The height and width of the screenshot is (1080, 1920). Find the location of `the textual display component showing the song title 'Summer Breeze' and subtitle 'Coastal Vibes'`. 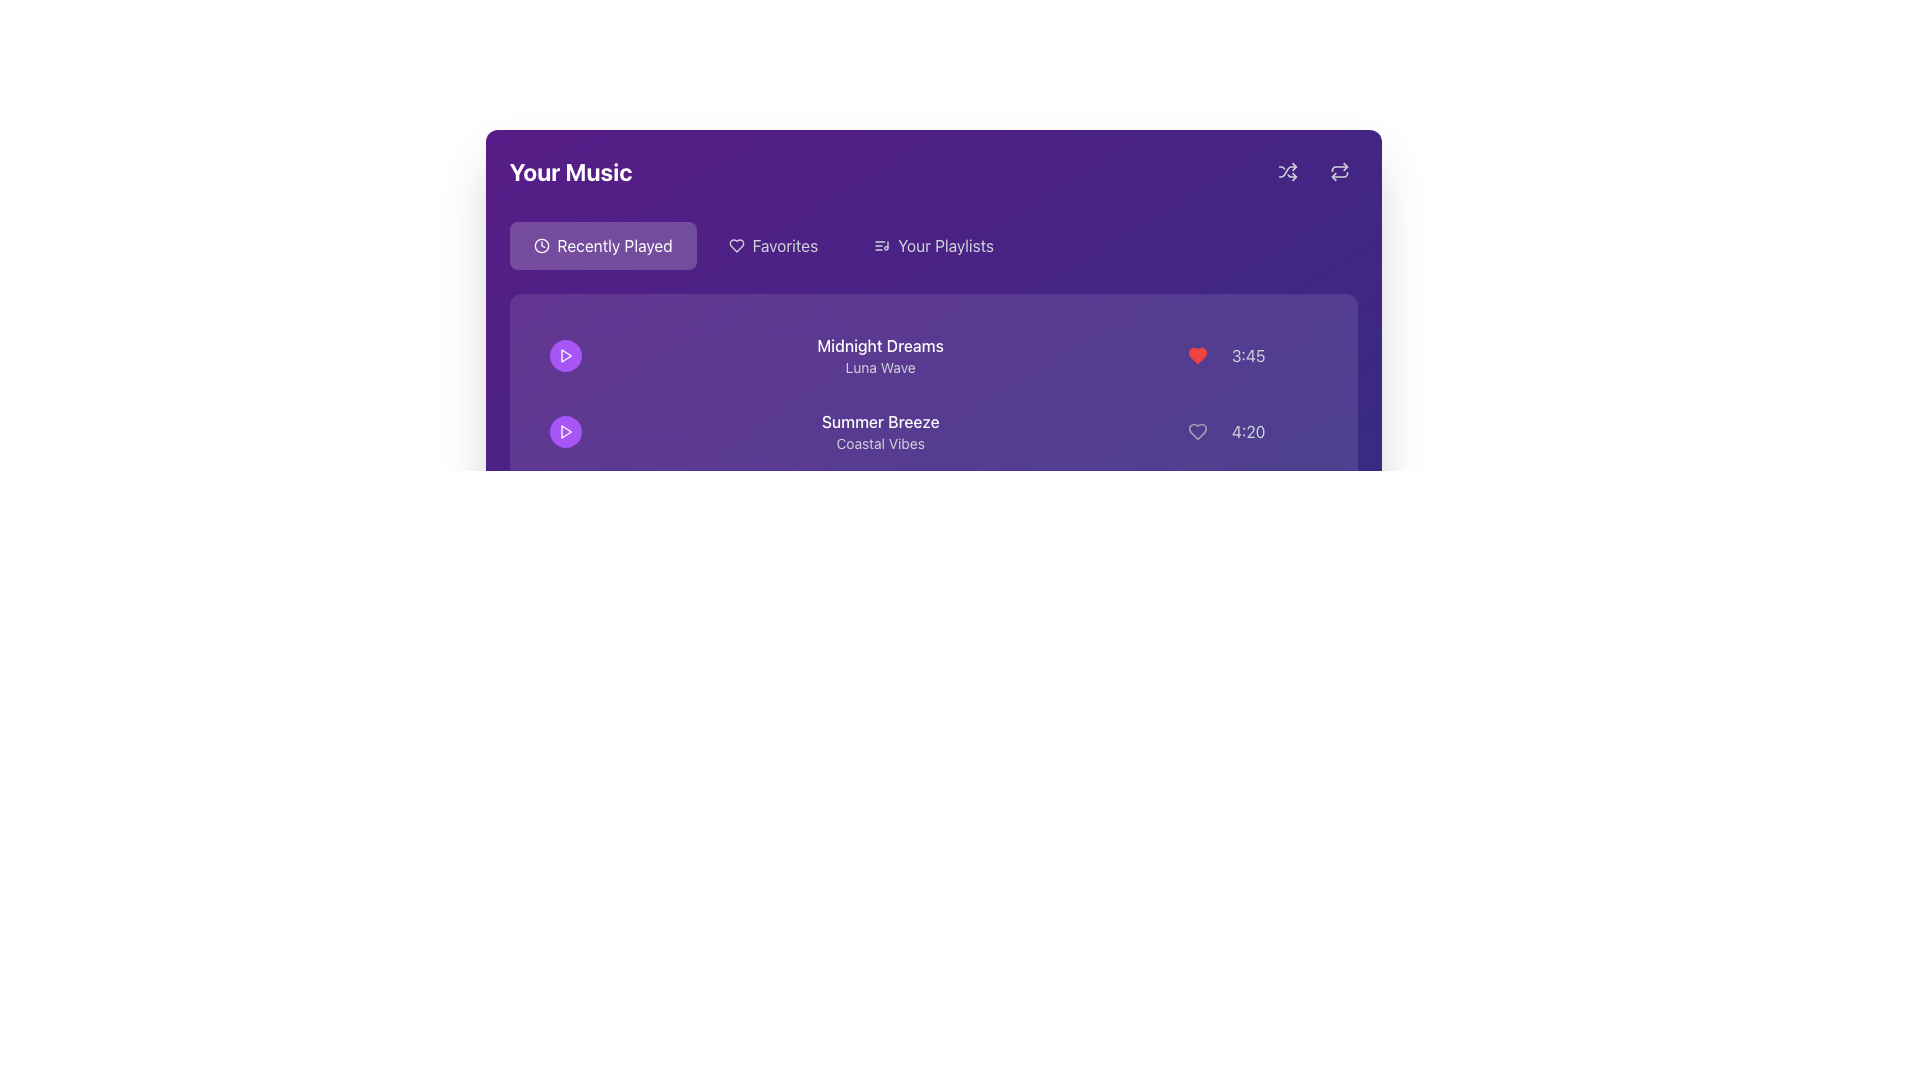

the textual display component showing the song title 'Summer Breeze' and subtitle 'Coastal Vibes' is located at coordinates (880, 431).